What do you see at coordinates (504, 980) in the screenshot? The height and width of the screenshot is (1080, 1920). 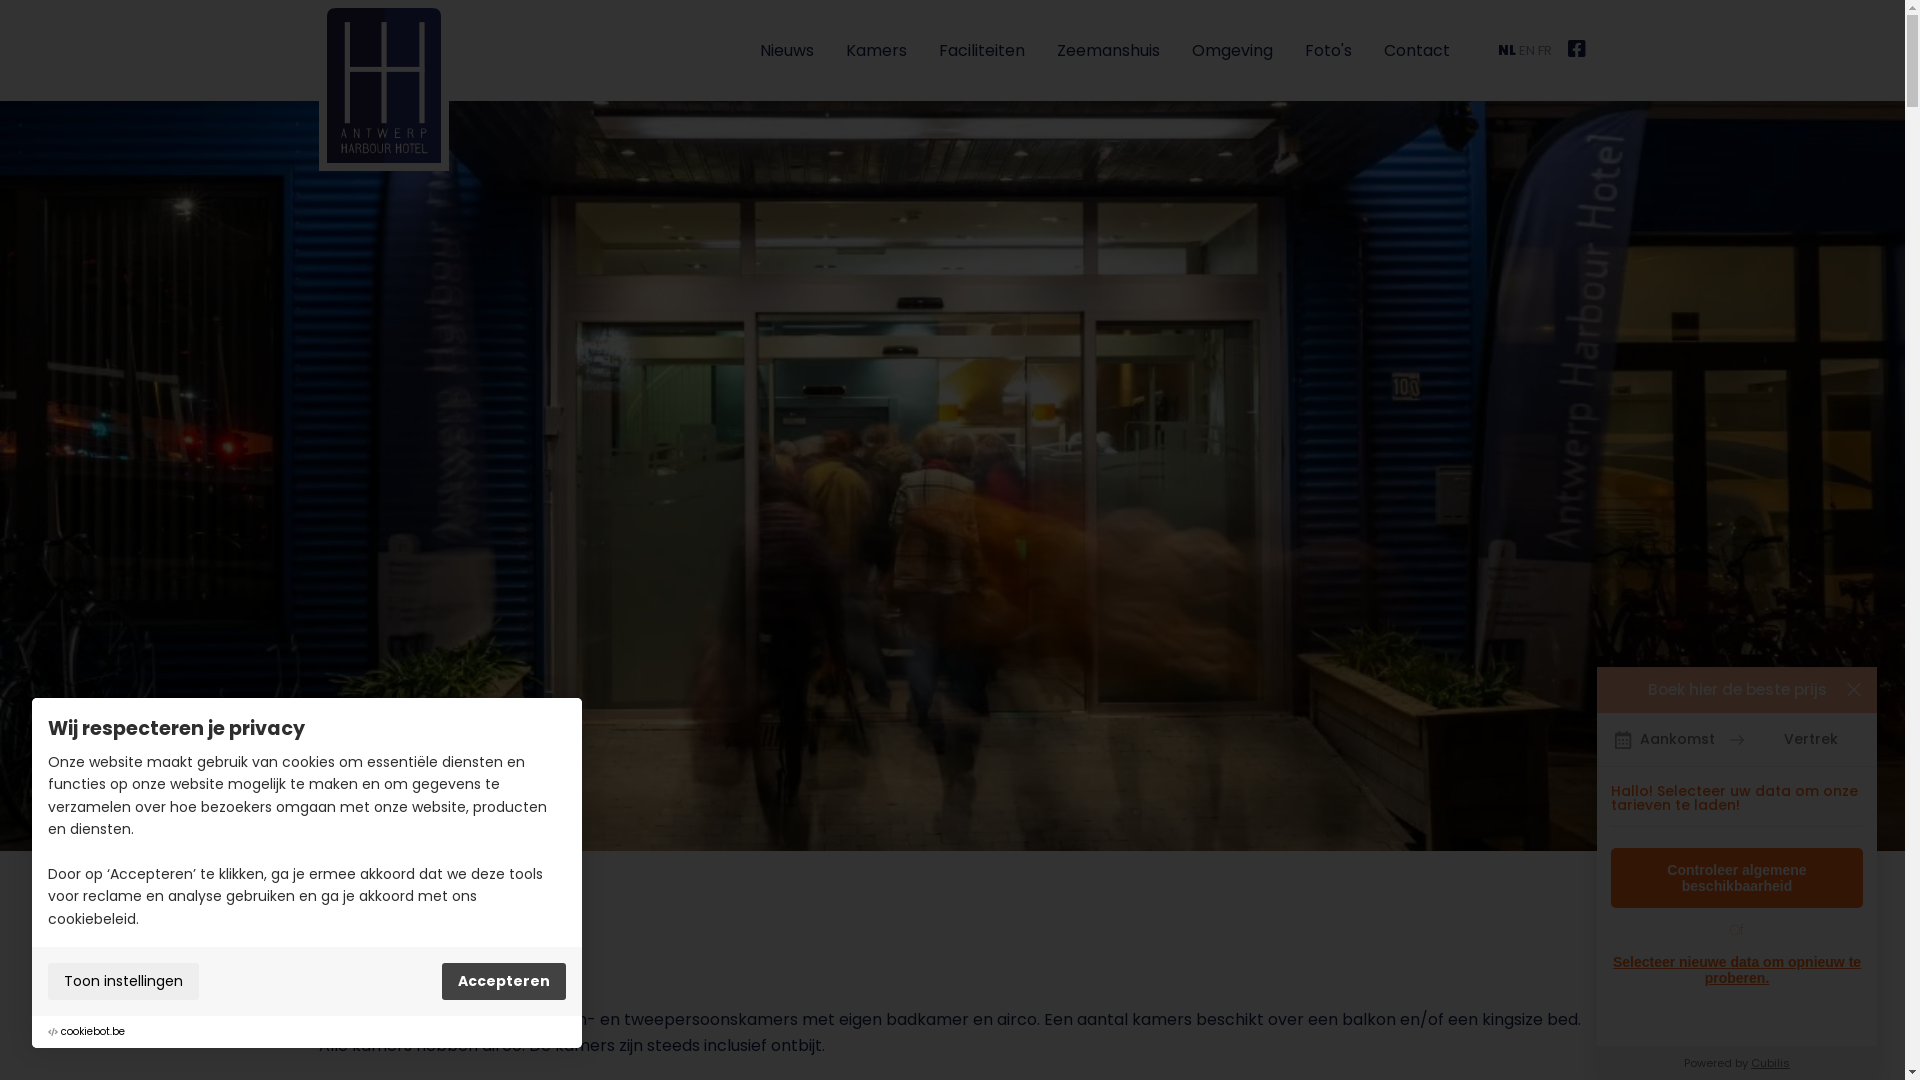 I see `'Accepteren'` at bounding box center [504, 980].